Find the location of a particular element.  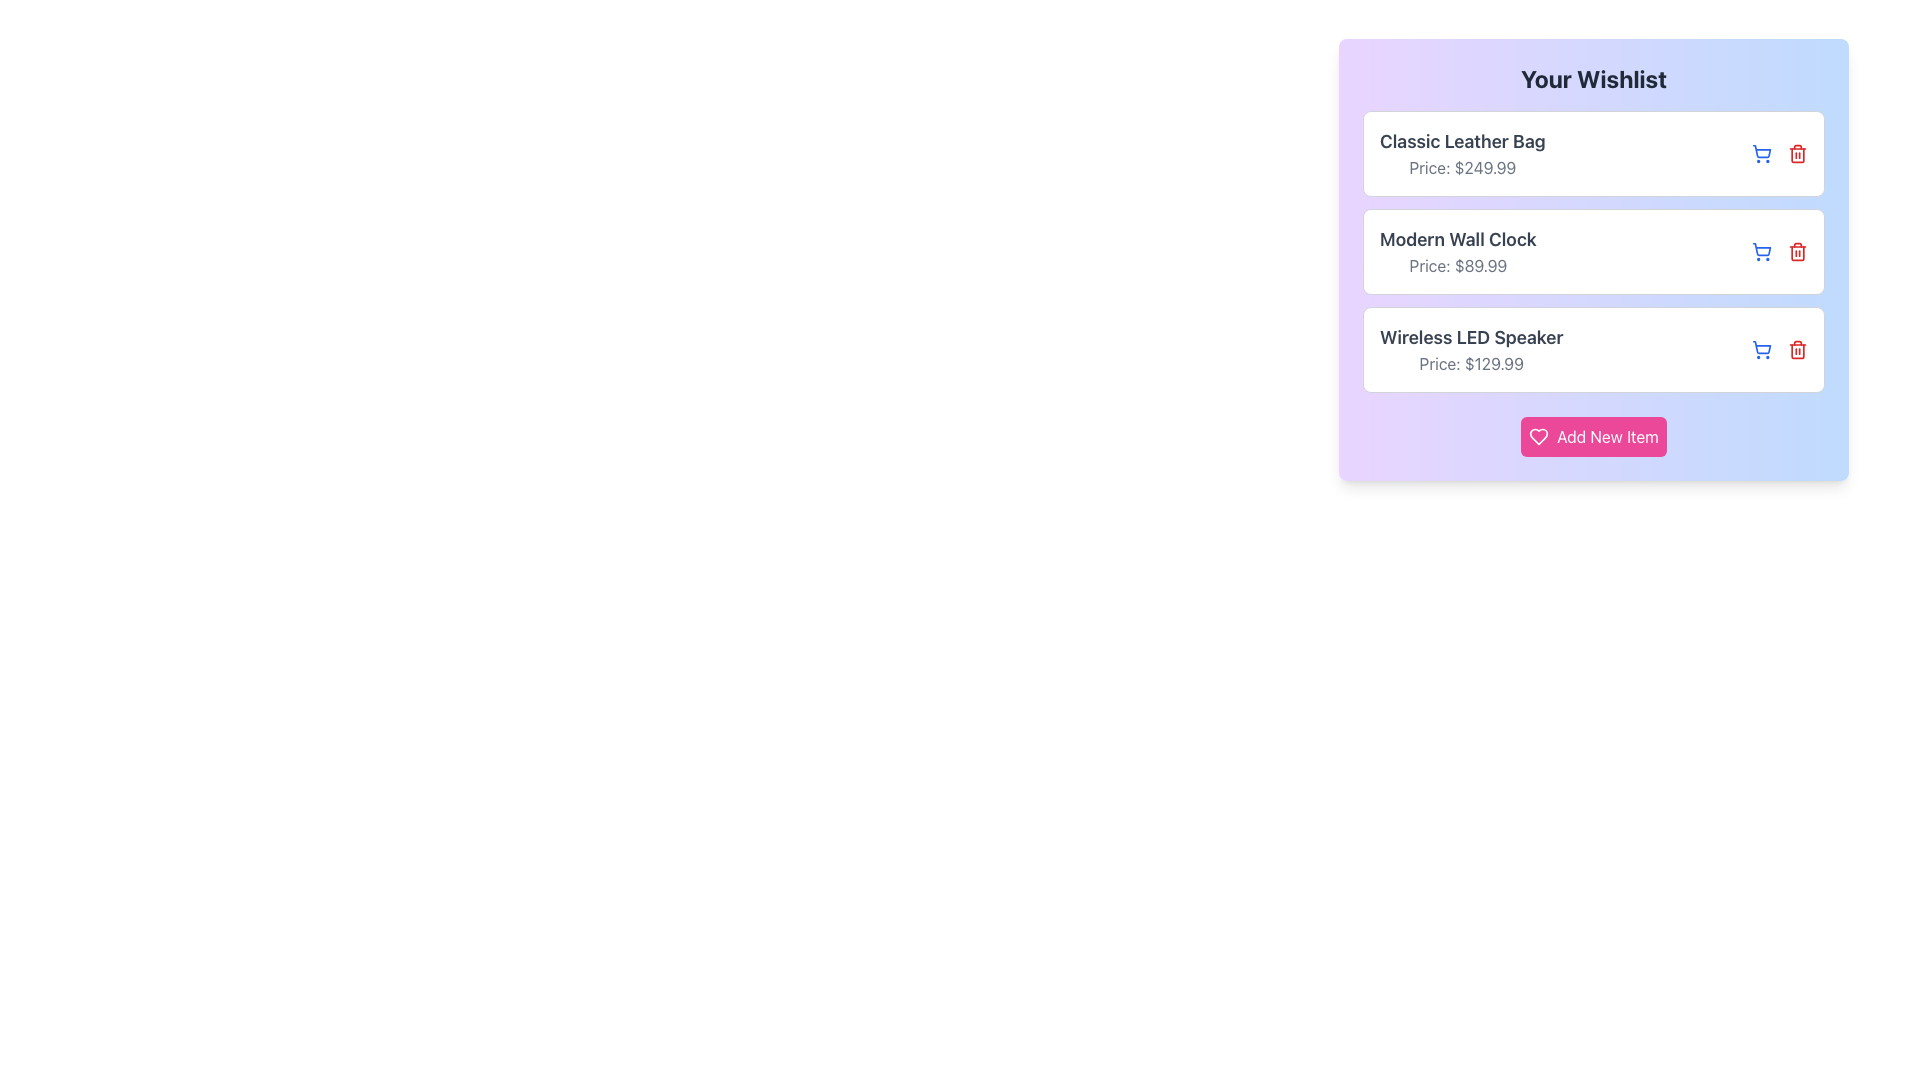

the blue shopping cart button located at the top-right corner of the wishlist item entry is located at coordinates (1761, 250).